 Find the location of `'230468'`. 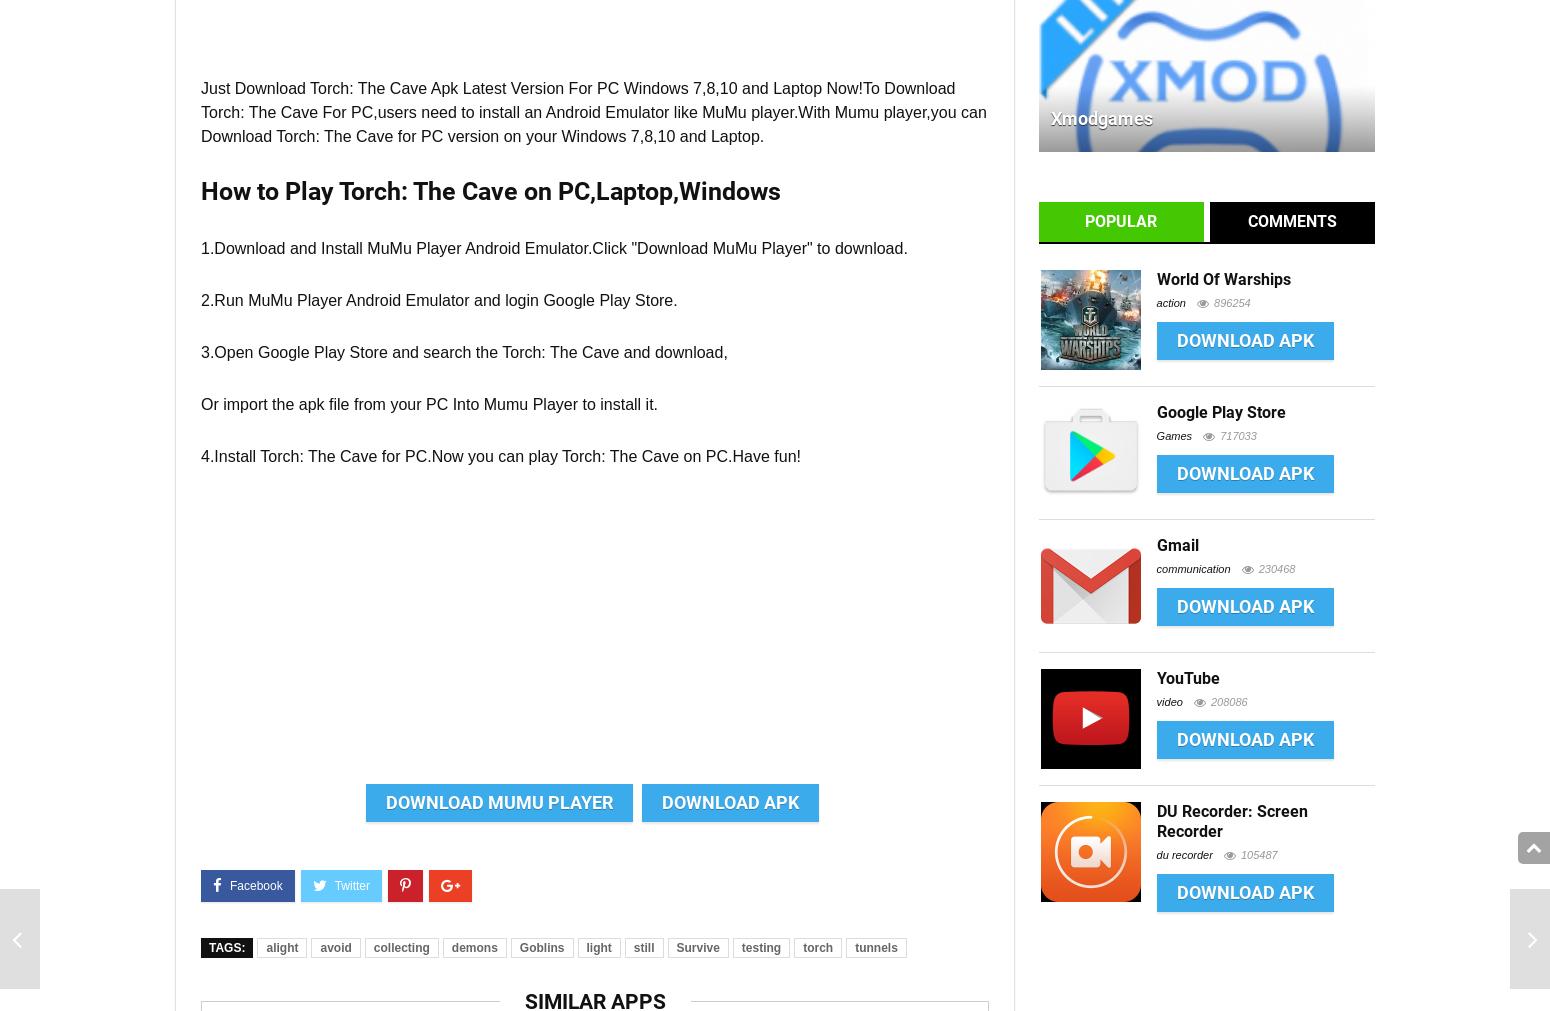

'230468' is located at coordinates (1275, 568).